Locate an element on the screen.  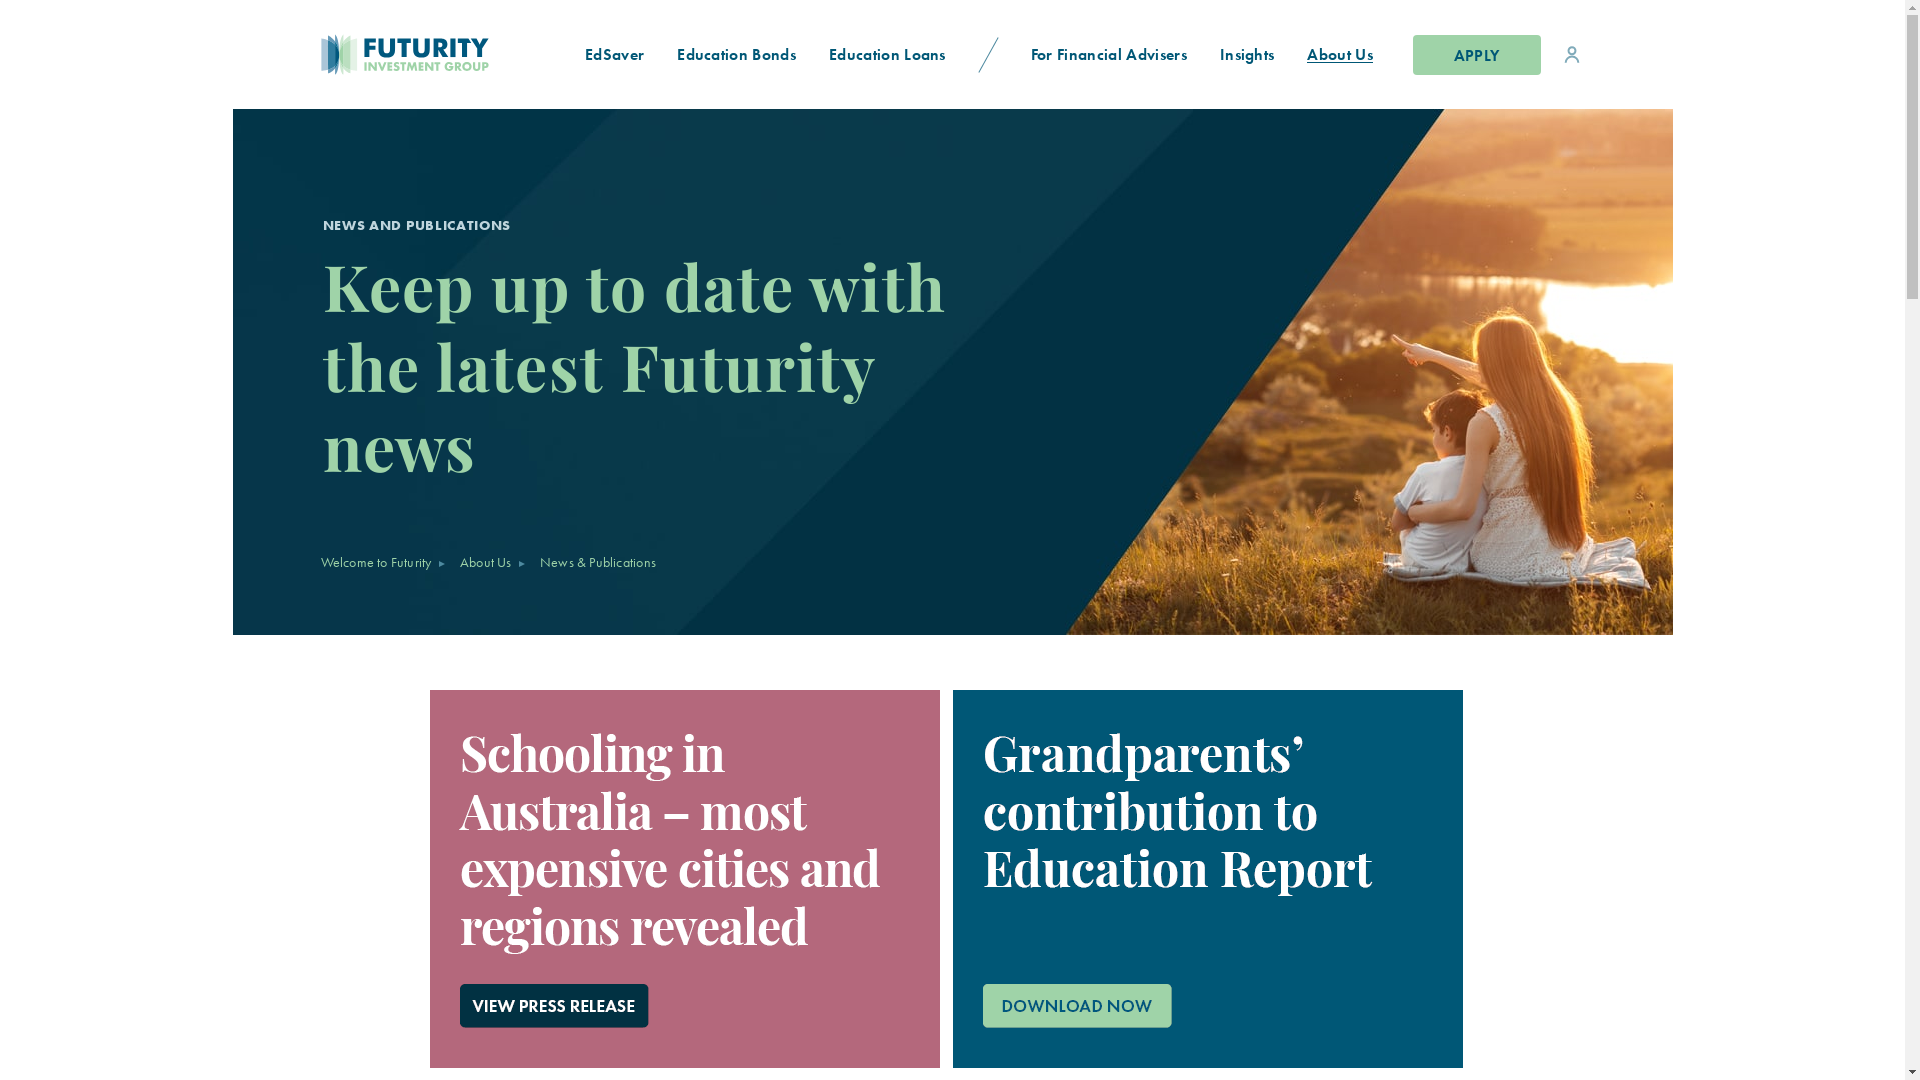
'Welcome to Futurity' is located at coordinates (375, 562).